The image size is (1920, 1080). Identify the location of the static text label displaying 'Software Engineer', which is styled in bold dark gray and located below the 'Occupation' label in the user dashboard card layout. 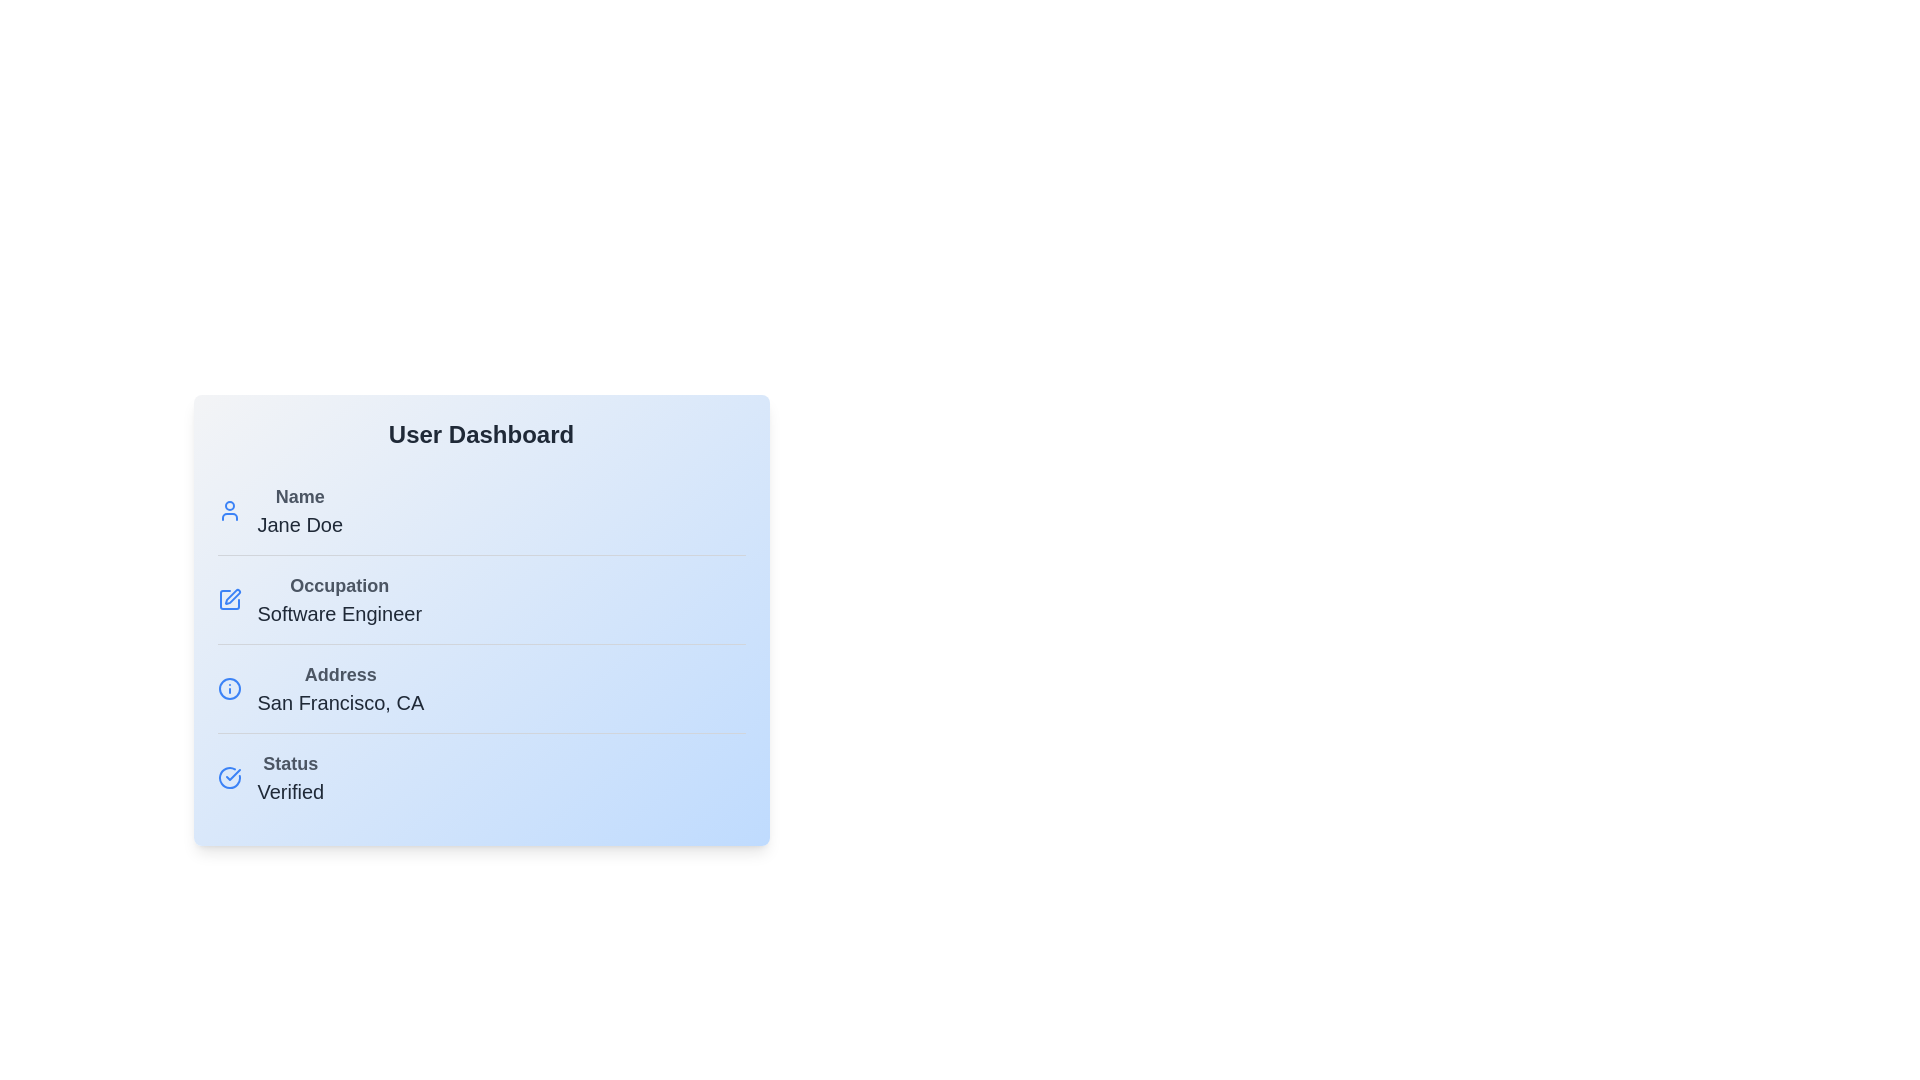
(339, 612).